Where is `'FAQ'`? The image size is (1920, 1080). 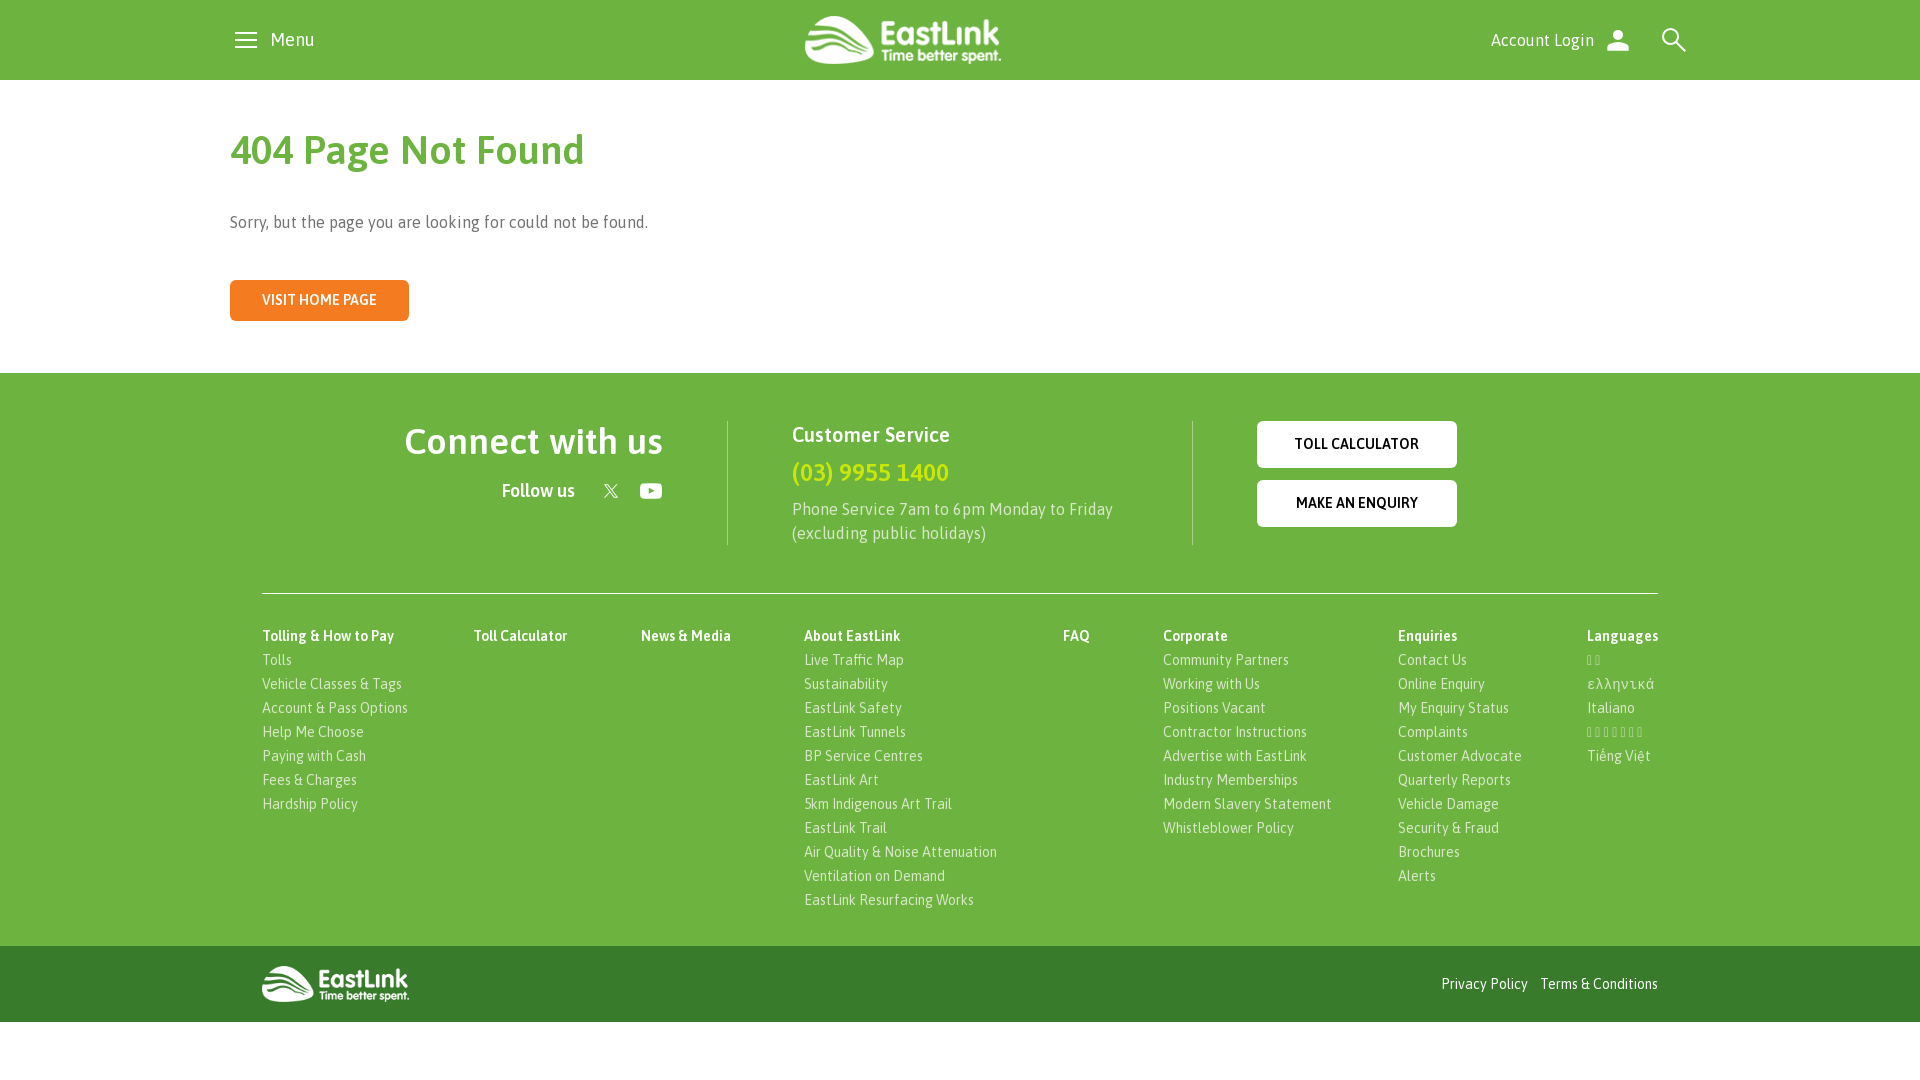 'FAQ' is located at coordinates (1087, 636).